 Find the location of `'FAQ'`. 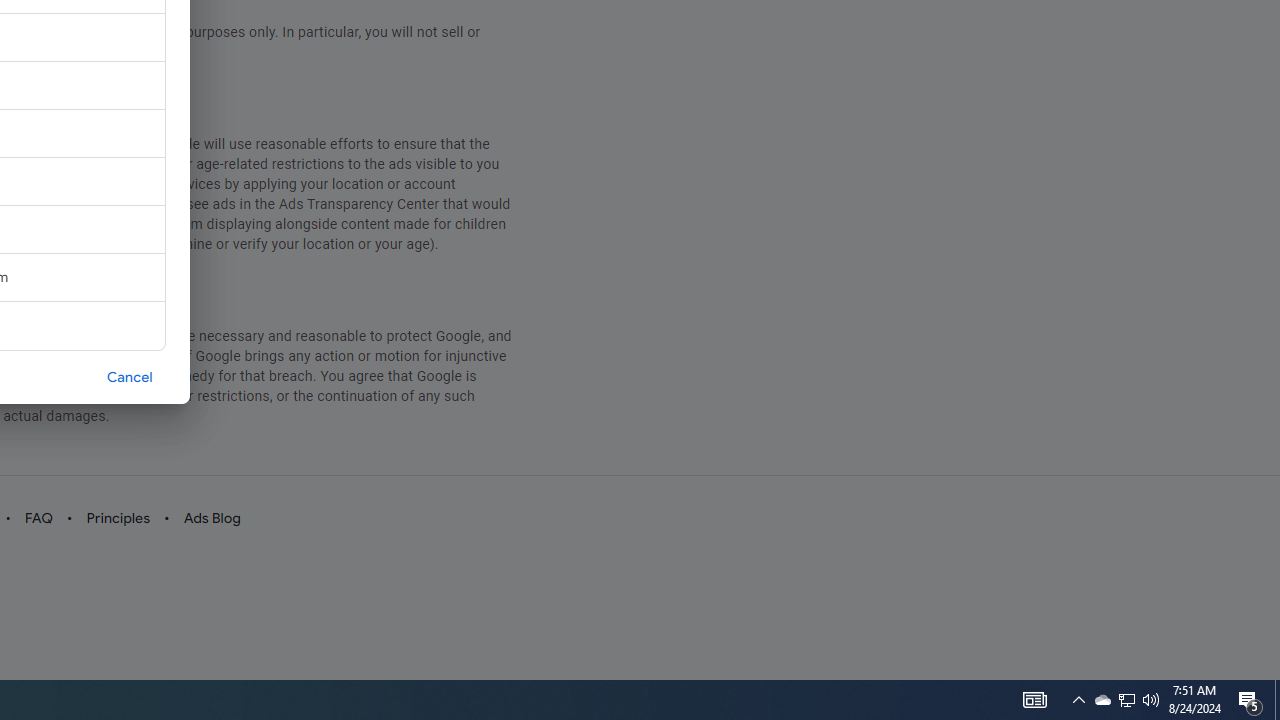

'FAQ' is located at coordinates (38, 517).